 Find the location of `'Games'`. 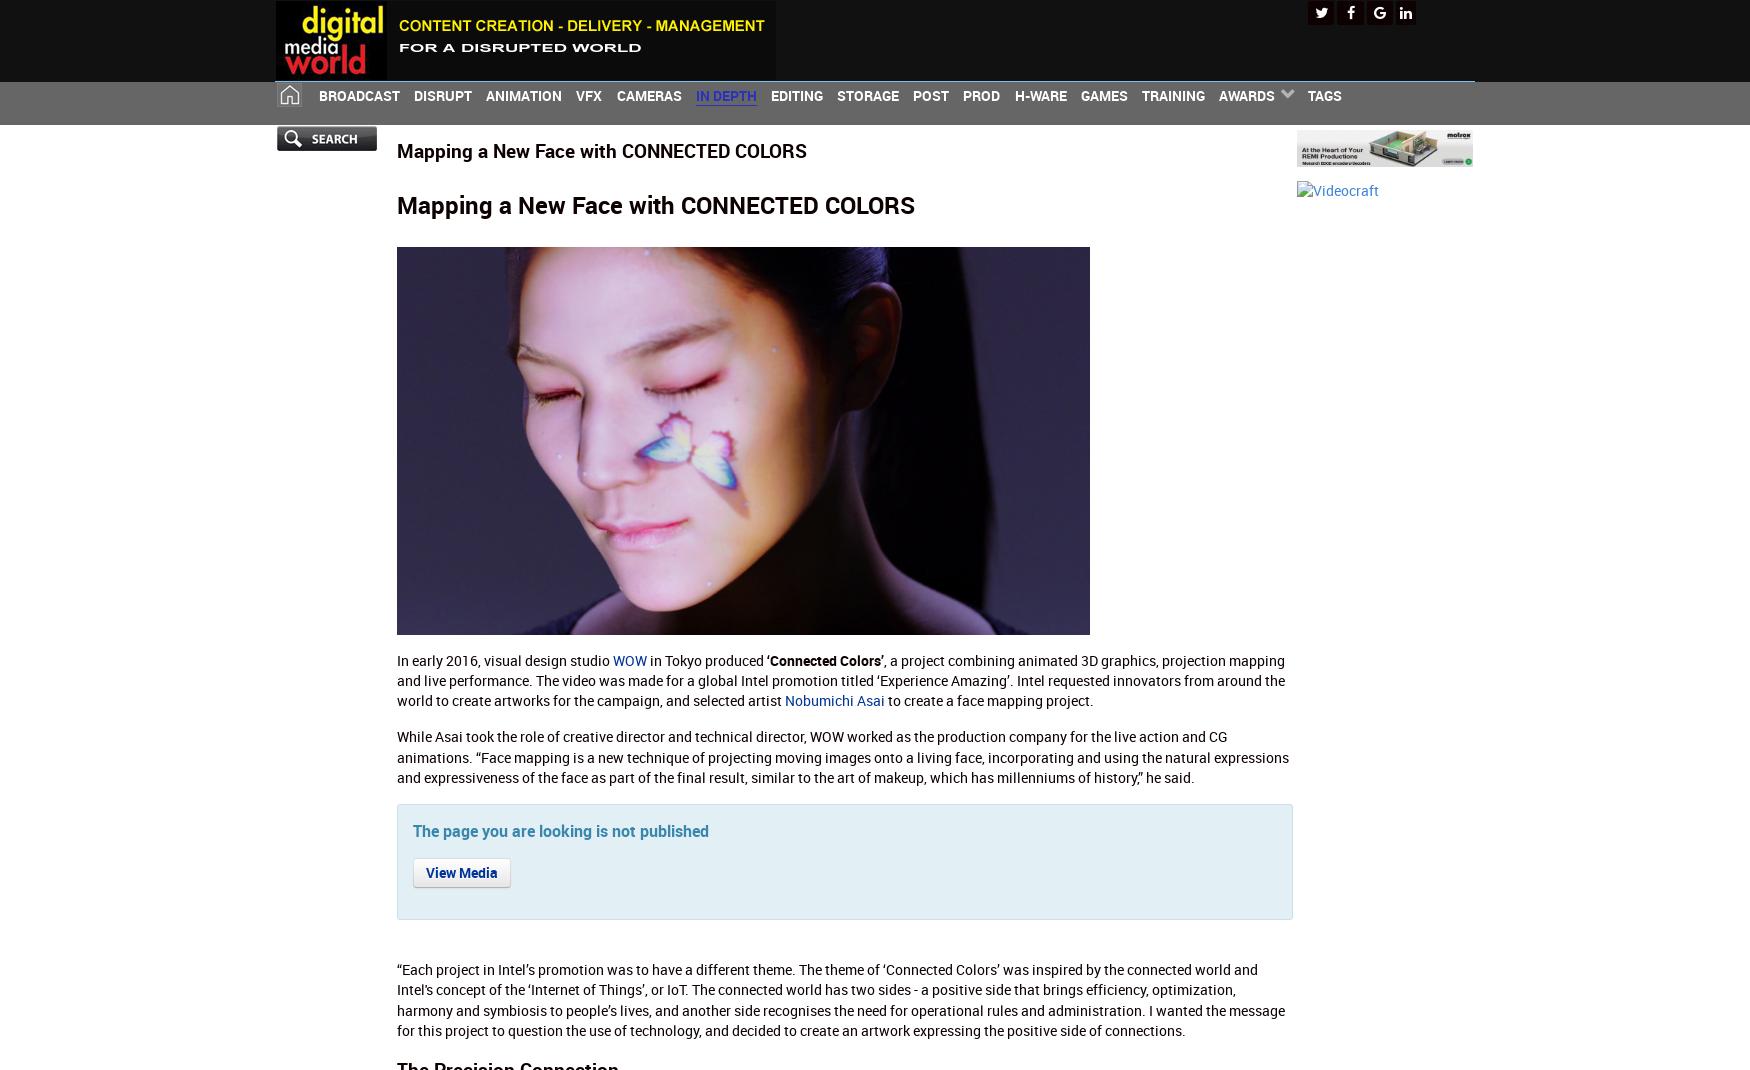

'Games' is located at coordinates (1103, 94).